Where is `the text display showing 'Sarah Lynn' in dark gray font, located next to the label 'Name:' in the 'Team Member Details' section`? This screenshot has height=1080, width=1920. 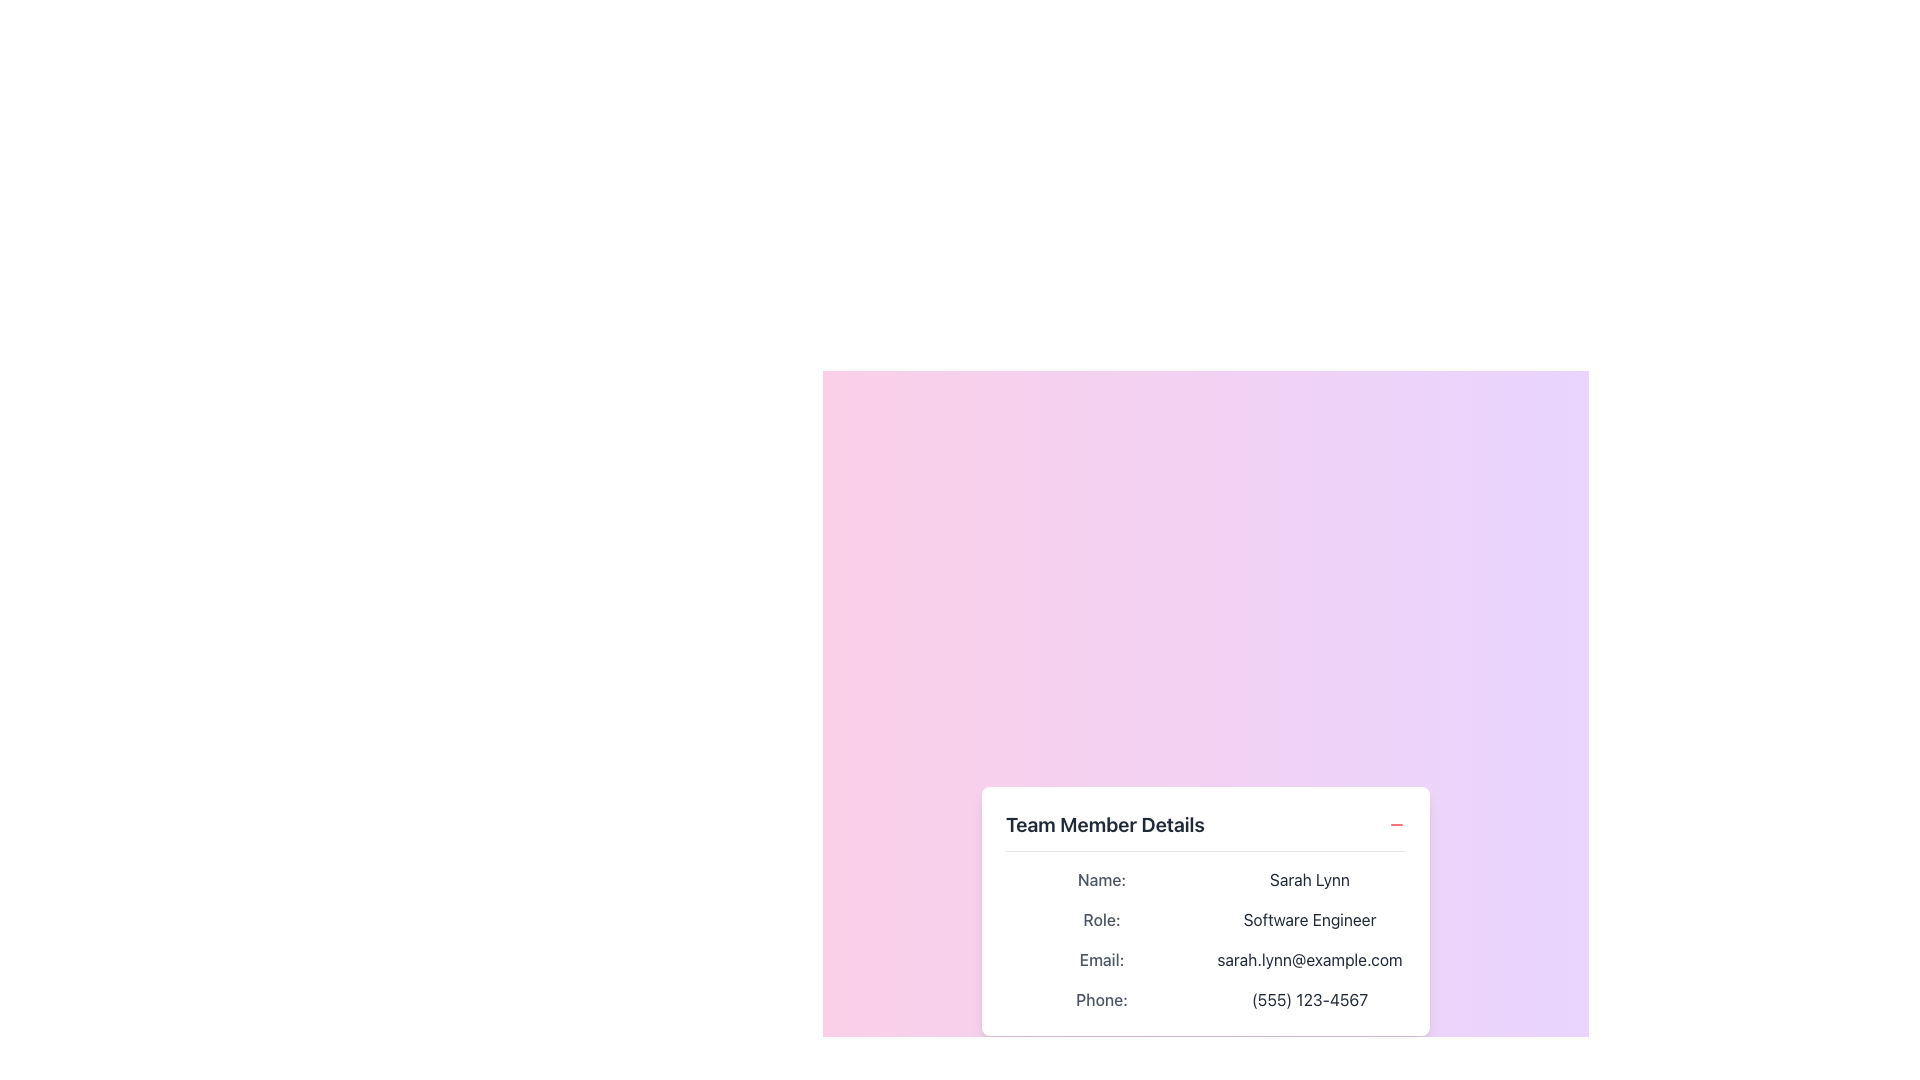
the text display showing 'Sarah Lynn' in dark gray font, located next to the label 'Name:' in the 'Team Member Details' section is located at coordinates (1310, 878).